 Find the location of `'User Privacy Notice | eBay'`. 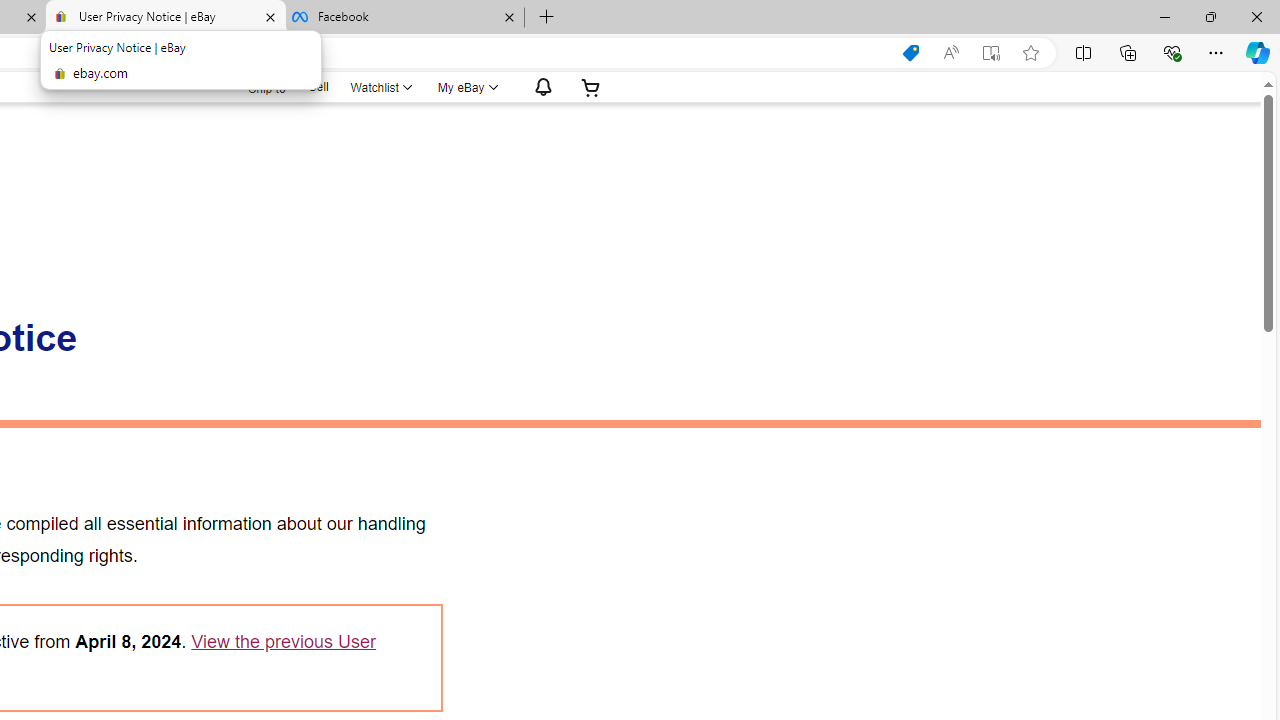

'User Privacy Notice | eBay' is located at coordinates (166, 17).